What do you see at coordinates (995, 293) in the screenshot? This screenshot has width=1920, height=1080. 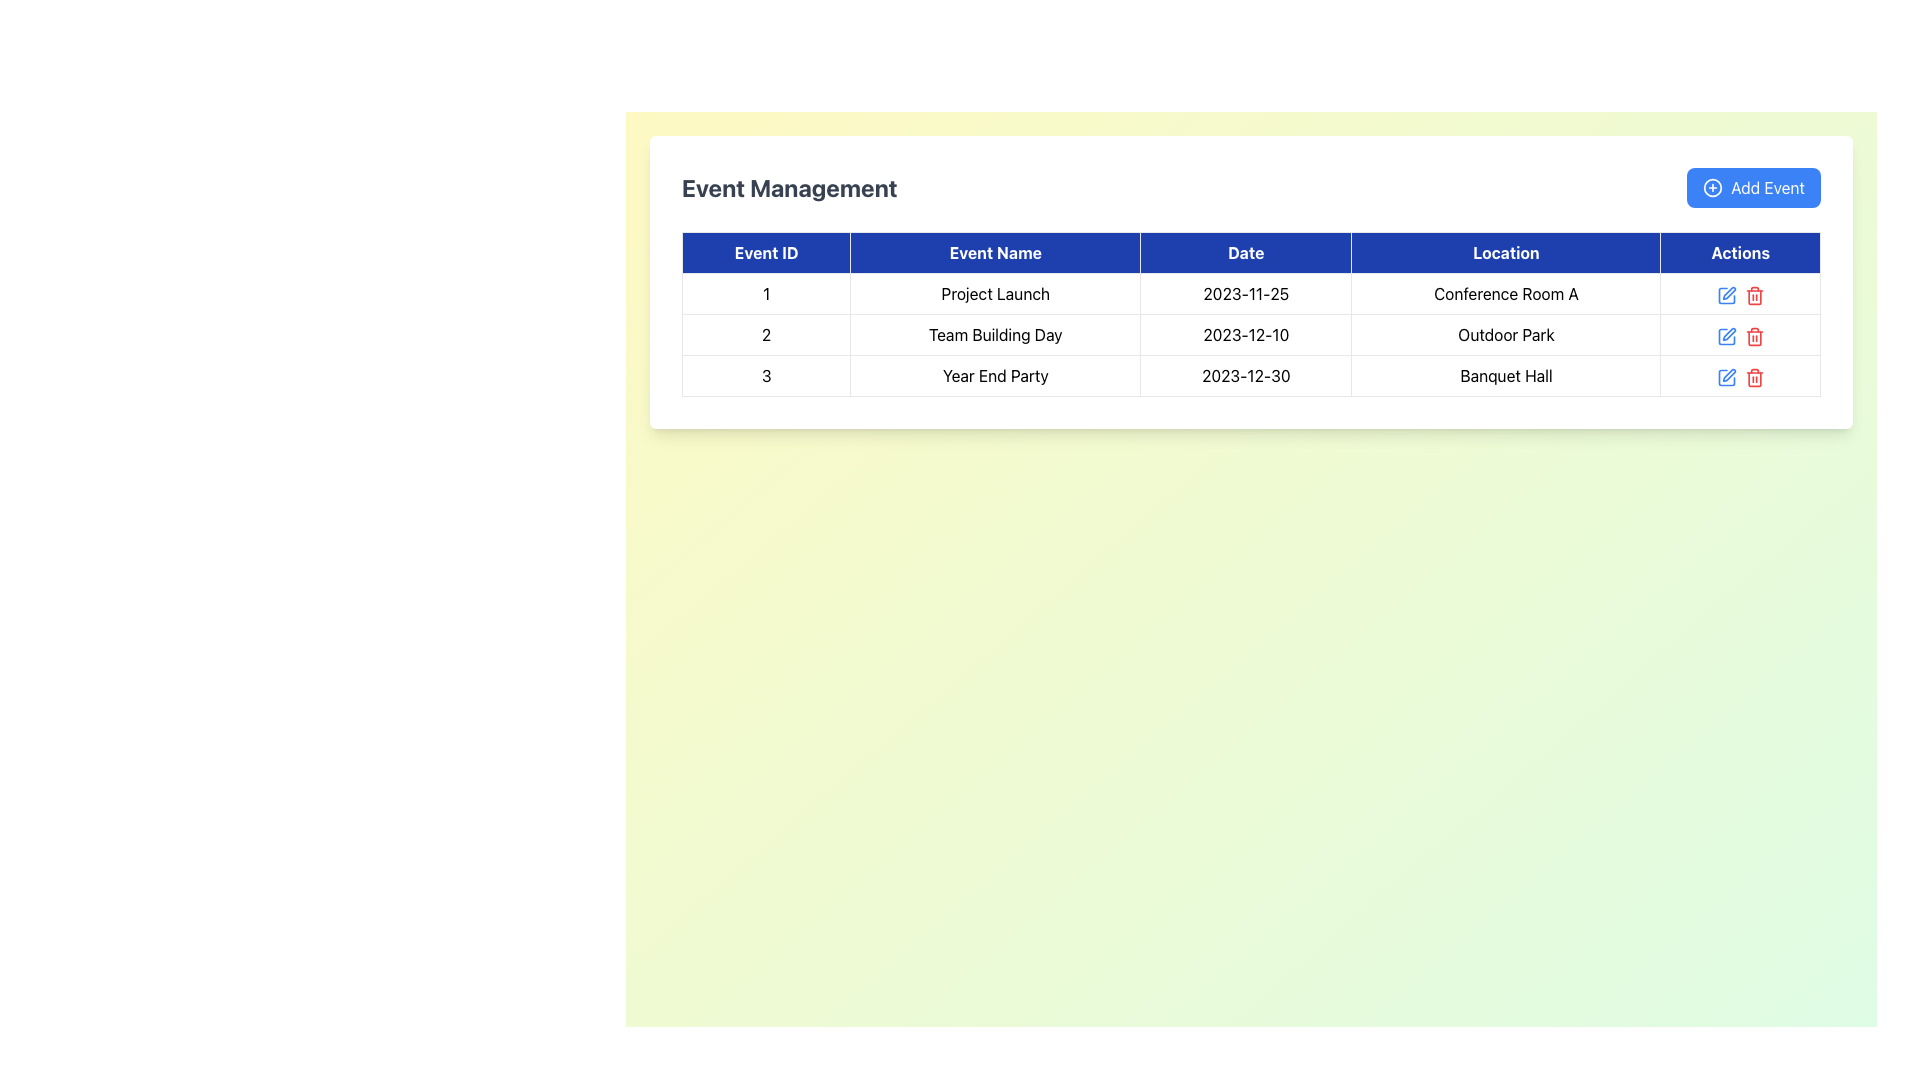 I see `the Text Label displaying the event's name located in the second column of the first row of the table, adjacent to the 'Event ID' and 'Date' columns` at bounding box center [995, 293].